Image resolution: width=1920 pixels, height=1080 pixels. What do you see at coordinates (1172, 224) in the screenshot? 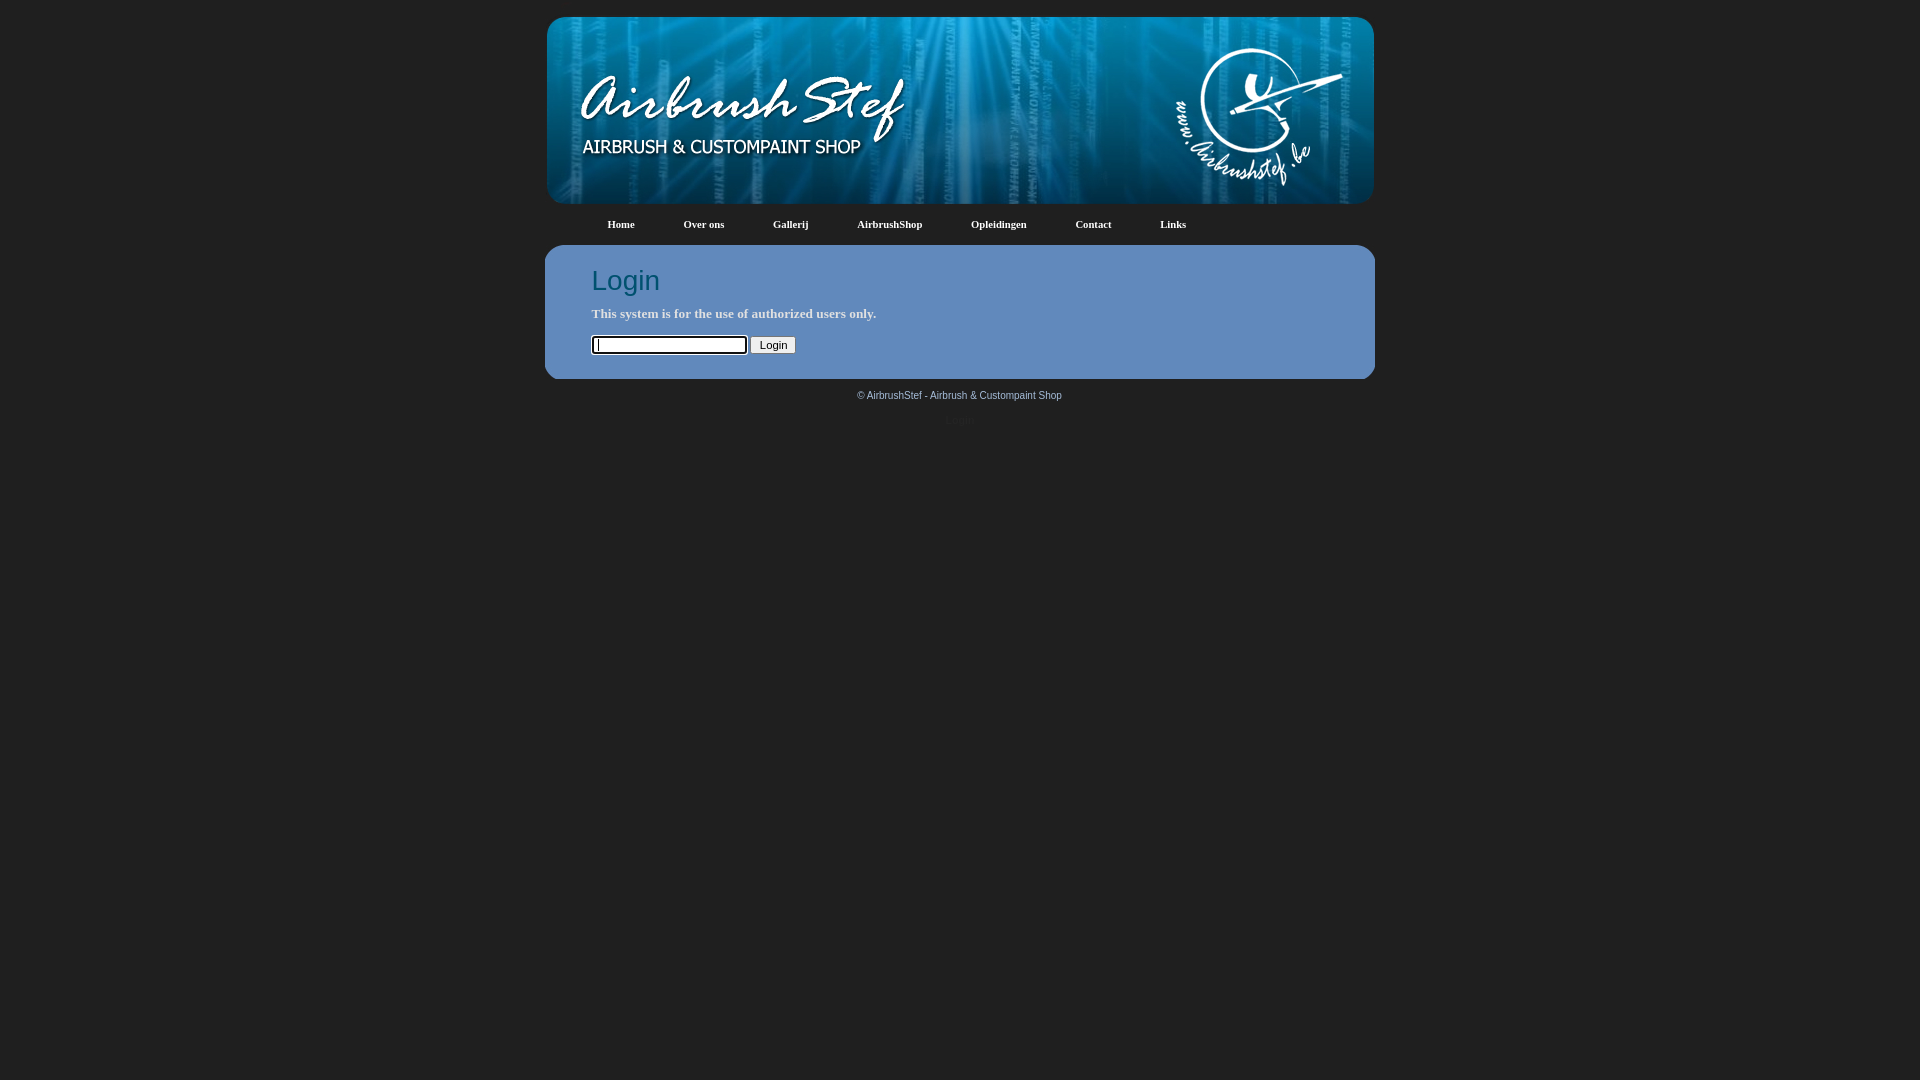
I see `'Links'` at bounding box center [1172, 224].